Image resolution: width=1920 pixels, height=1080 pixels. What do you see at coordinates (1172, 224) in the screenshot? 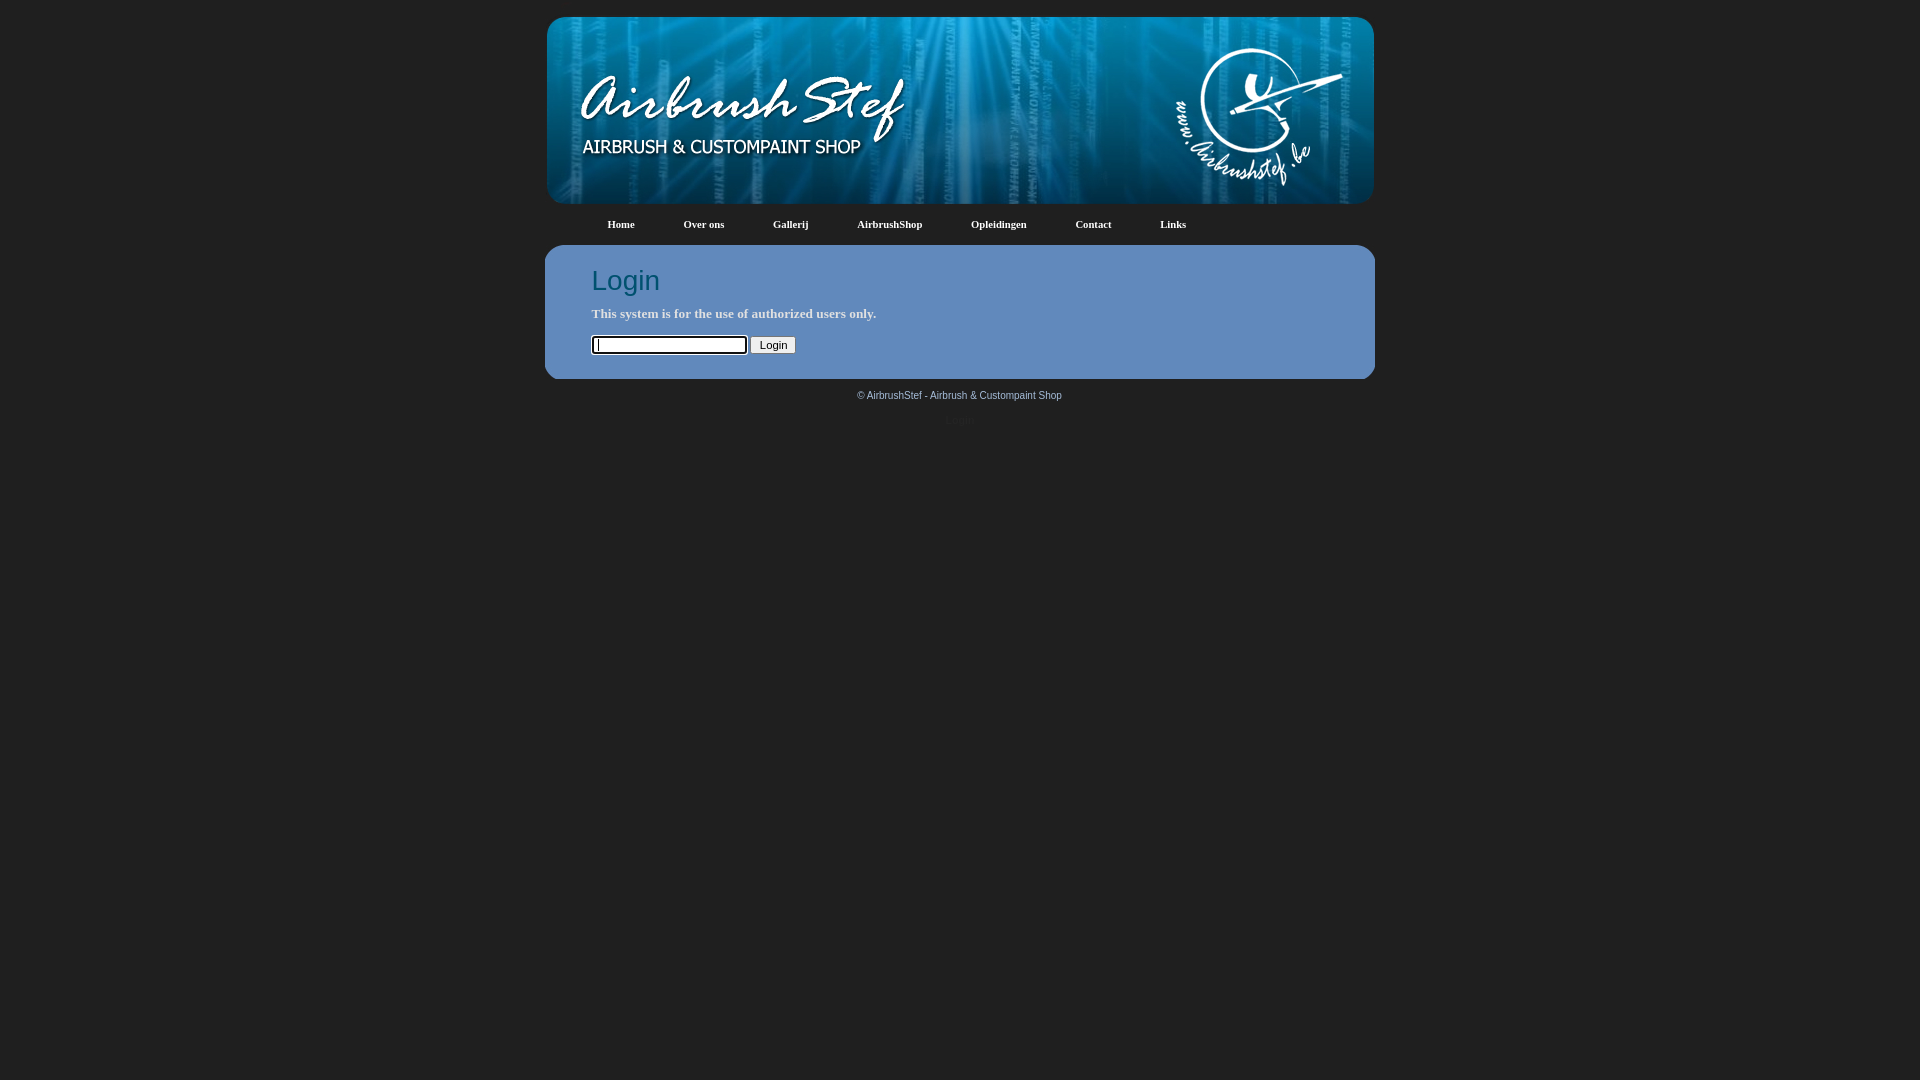
I see `'Links'` at bounding box center [1172, 224].